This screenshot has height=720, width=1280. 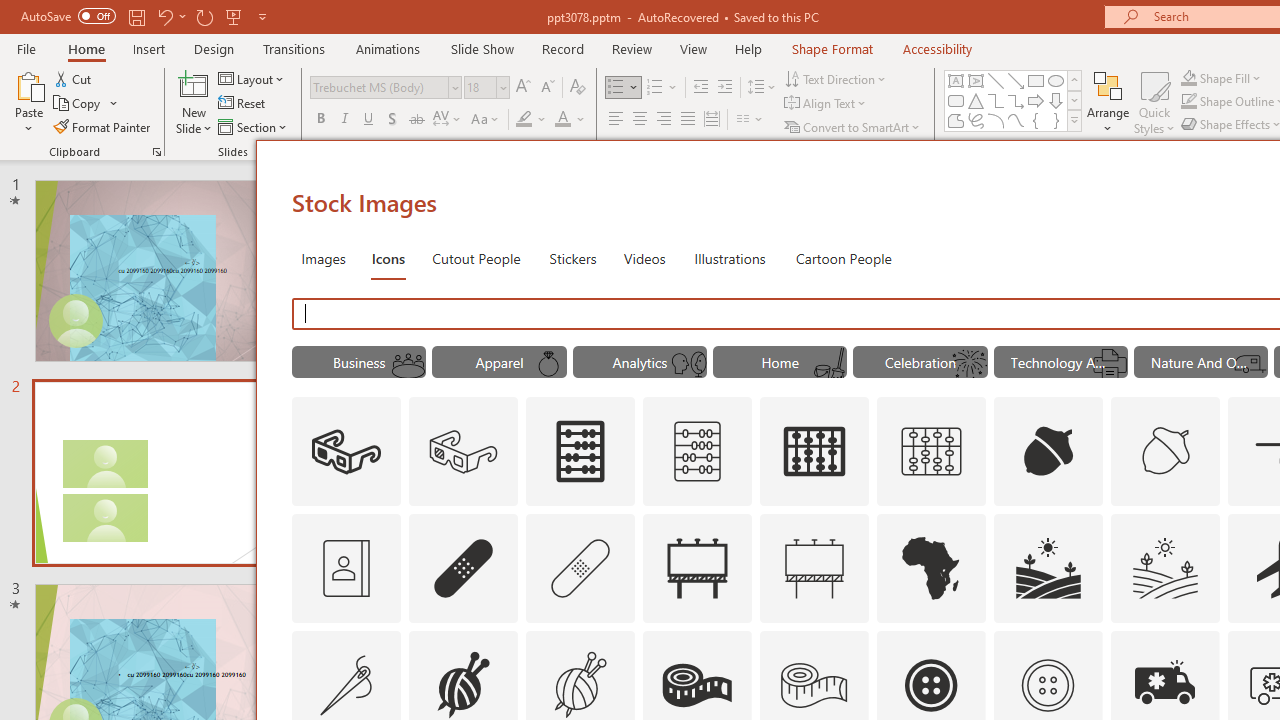 I want to click on '"Analytics" Icons.', so click(x=640, y=362).